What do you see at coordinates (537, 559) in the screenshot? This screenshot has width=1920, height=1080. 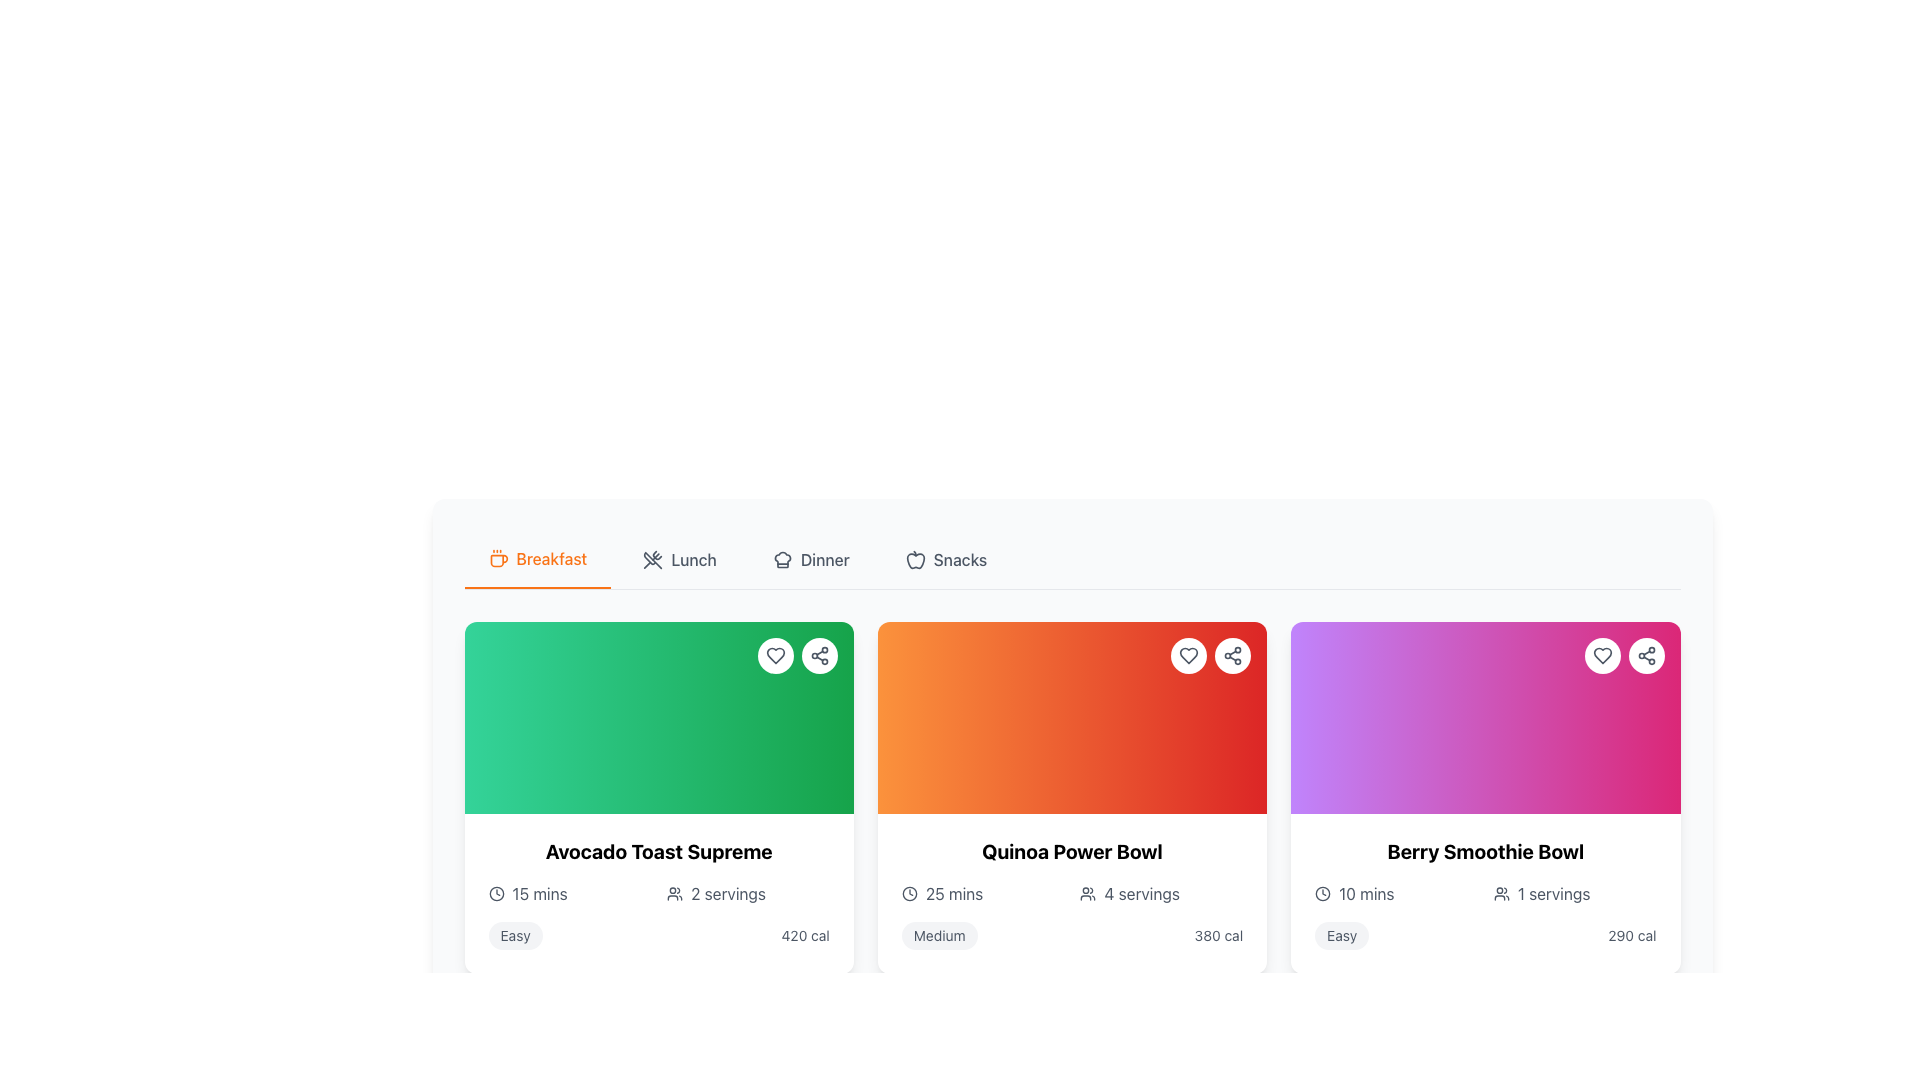 I see `the 'Breakfast' interactive button located in the upper-left section of the navigation bar` at bounding box center [537, 559].